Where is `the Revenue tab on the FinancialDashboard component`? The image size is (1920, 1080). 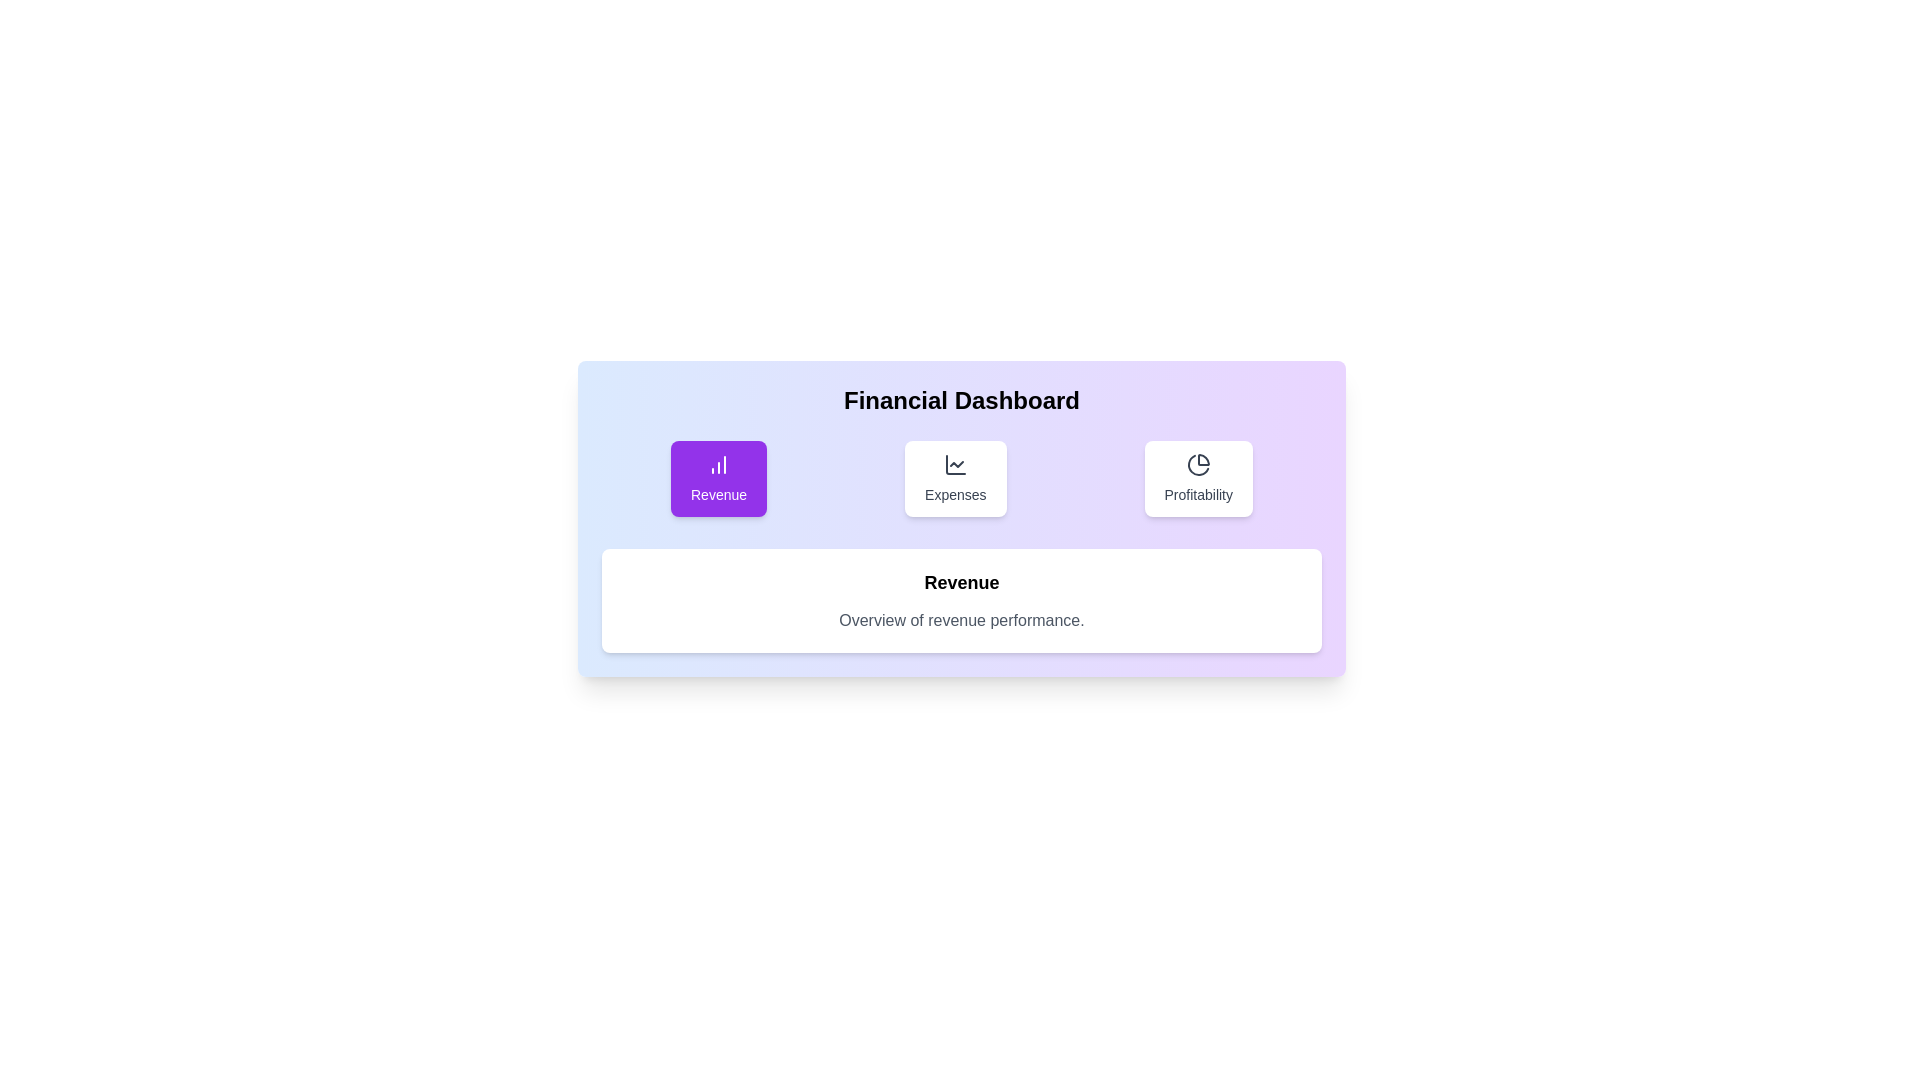
the Revenue tab on the FinancialDashboard component is located at coordinates (719, 478).